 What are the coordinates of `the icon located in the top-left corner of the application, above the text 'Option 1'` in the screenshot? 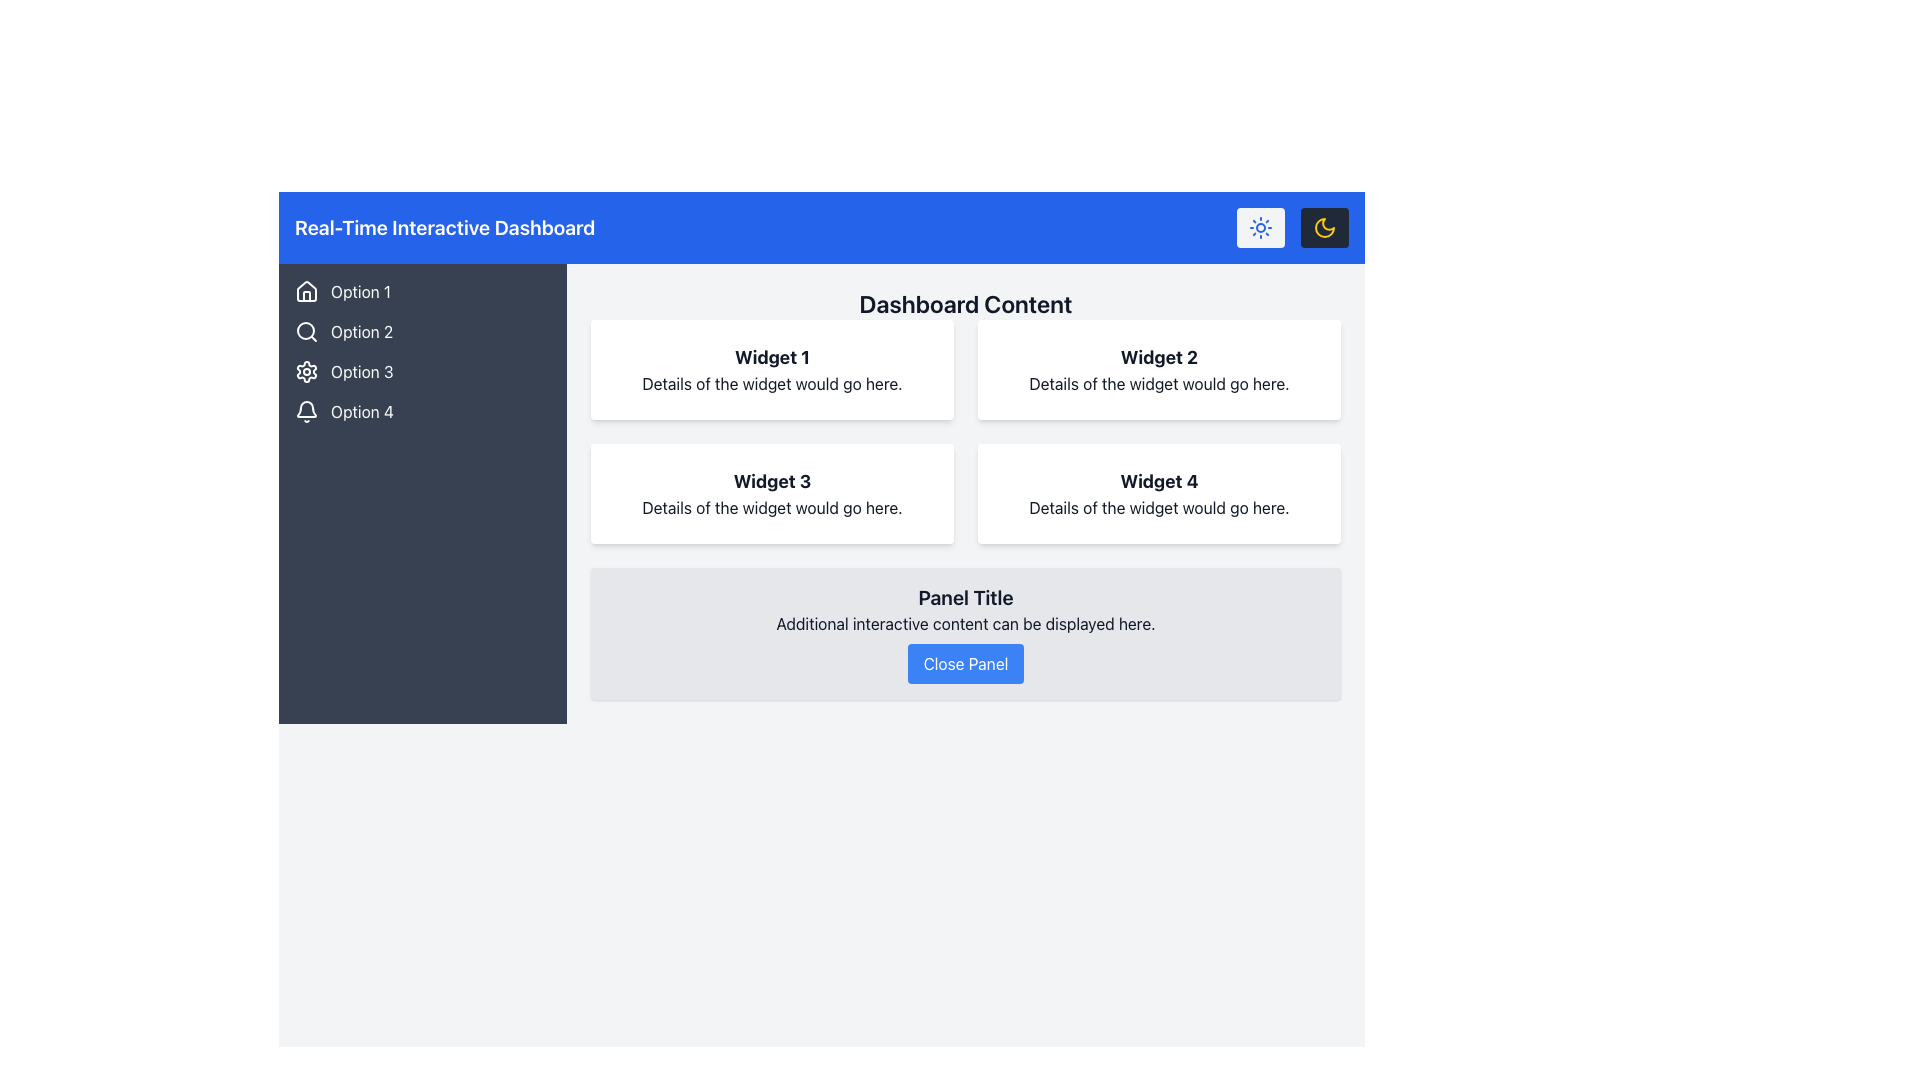 It's located at (306, 292).